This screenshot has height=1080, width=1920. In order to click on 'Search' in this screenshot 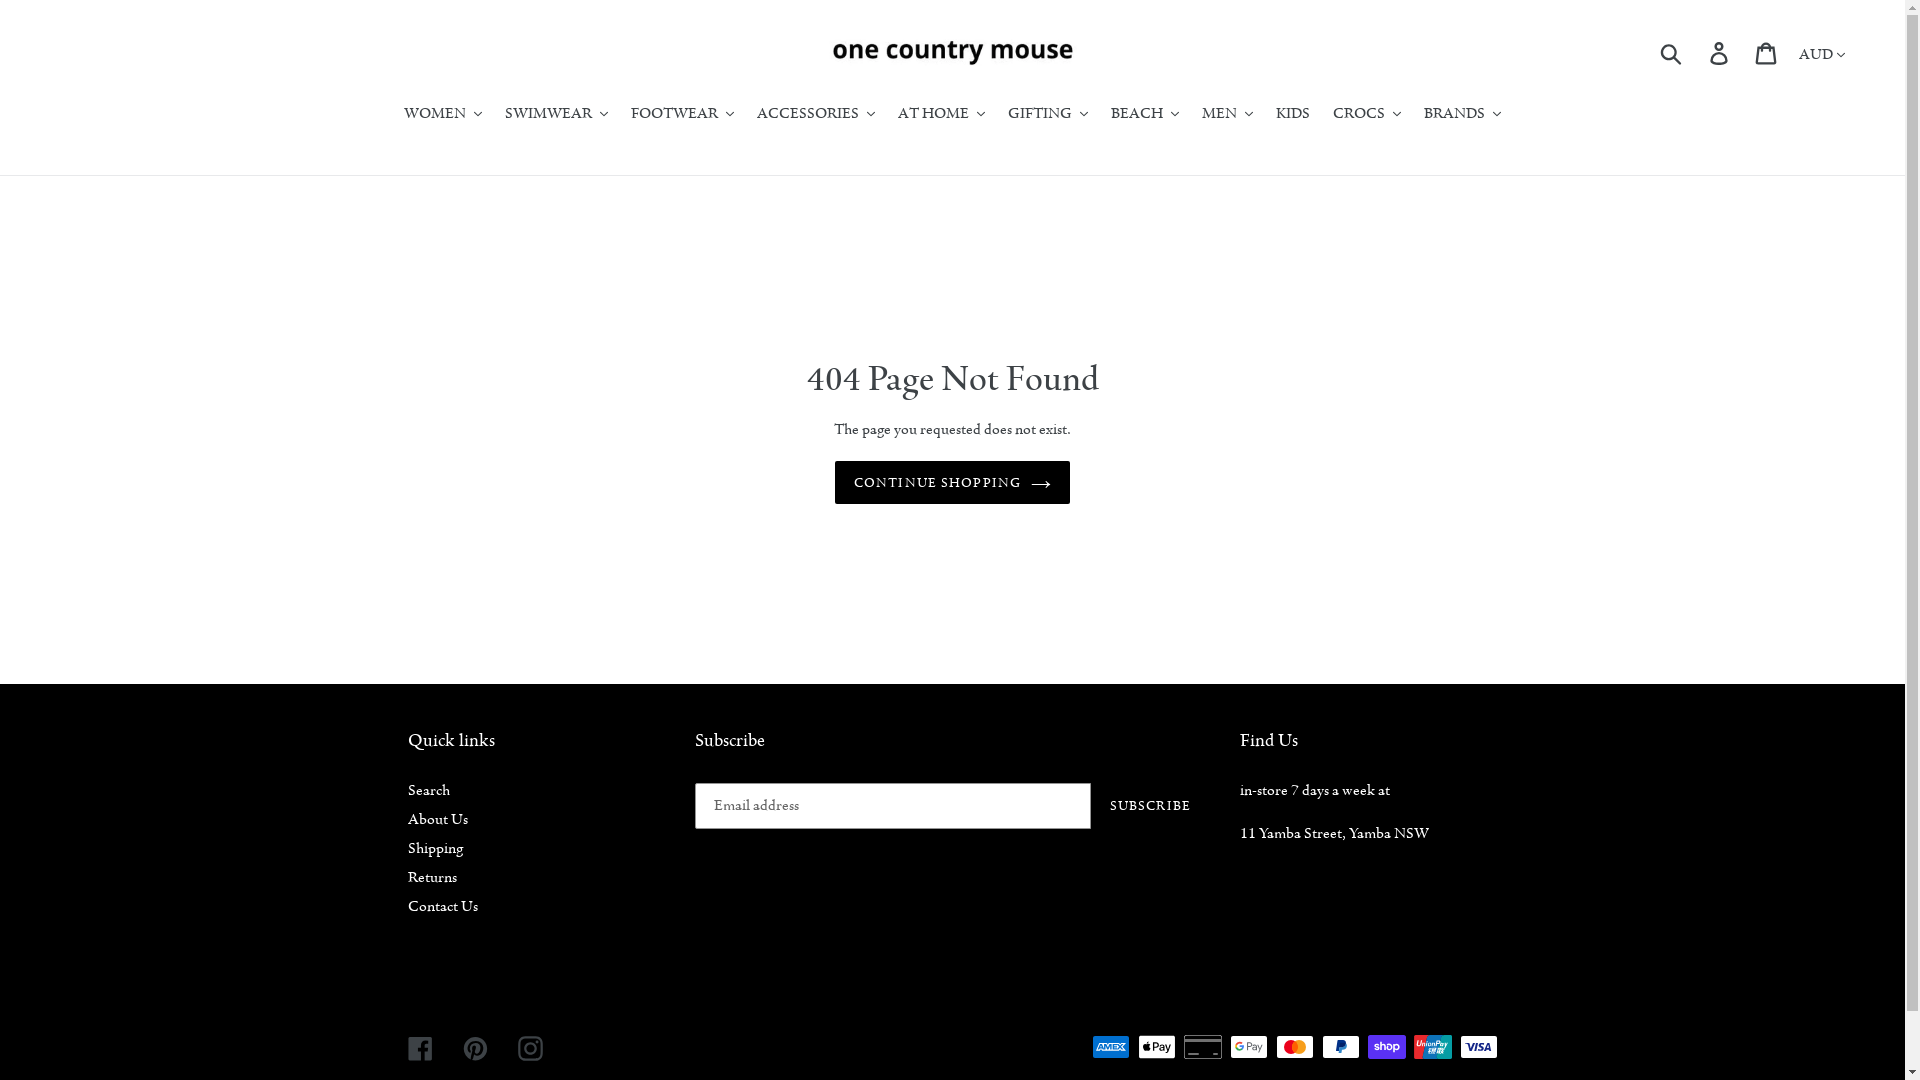, I will do `click(427, 789)`.